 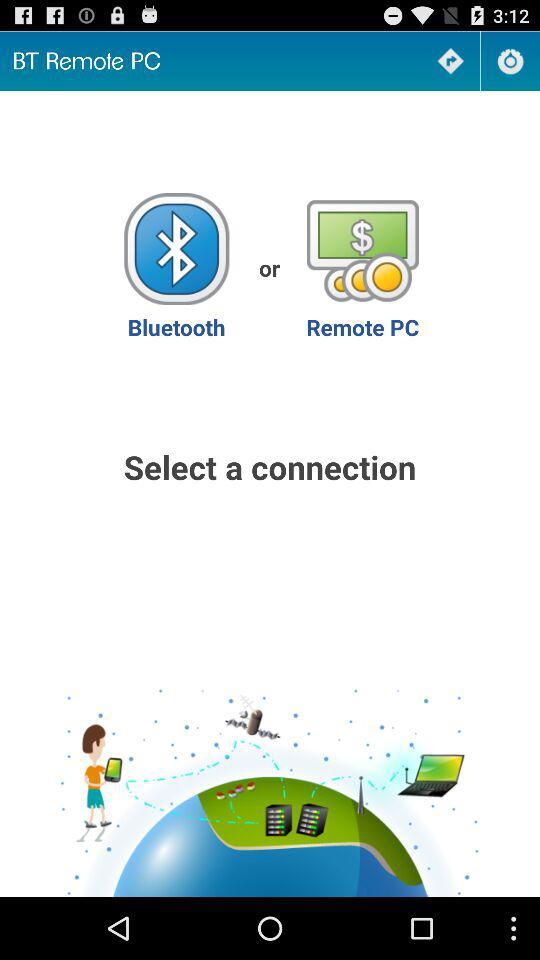 I want to click on item next to the or app, so click(x=176, y=266).